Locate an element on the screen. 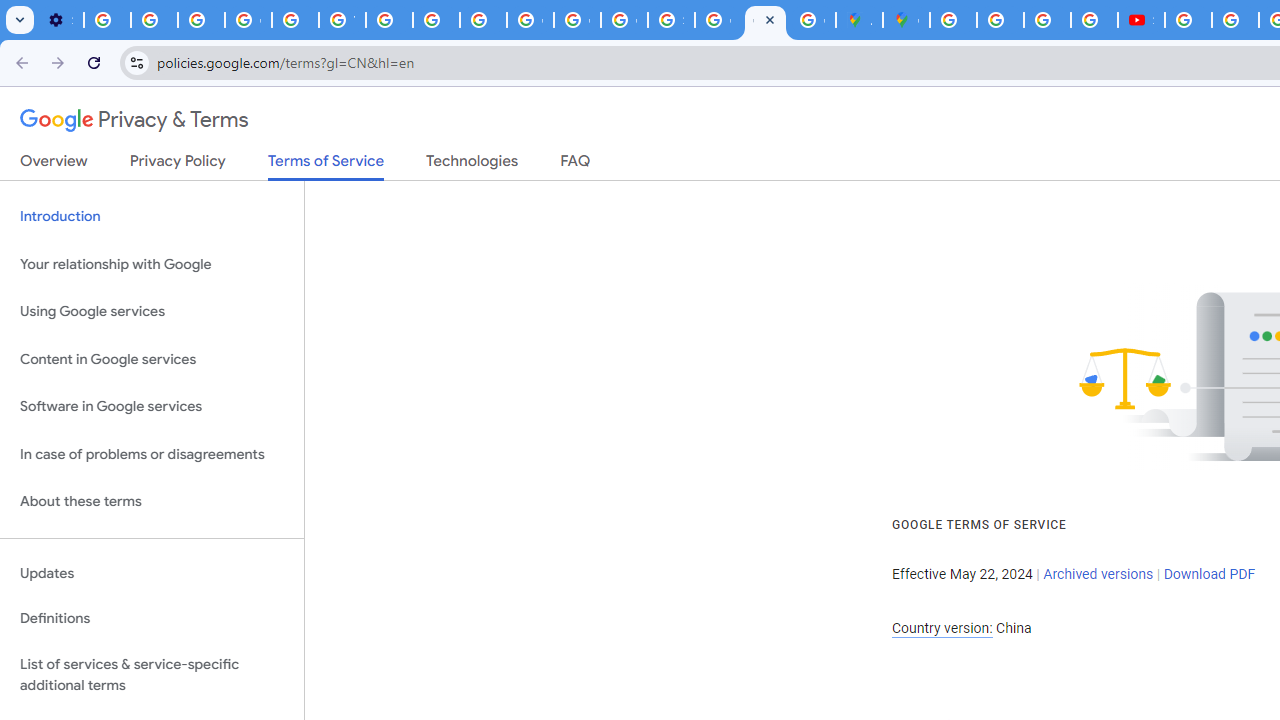 This screenshot has height=720, width=1280. 'Subscriptions - YouTube' is located at coordinates (1141, 20).